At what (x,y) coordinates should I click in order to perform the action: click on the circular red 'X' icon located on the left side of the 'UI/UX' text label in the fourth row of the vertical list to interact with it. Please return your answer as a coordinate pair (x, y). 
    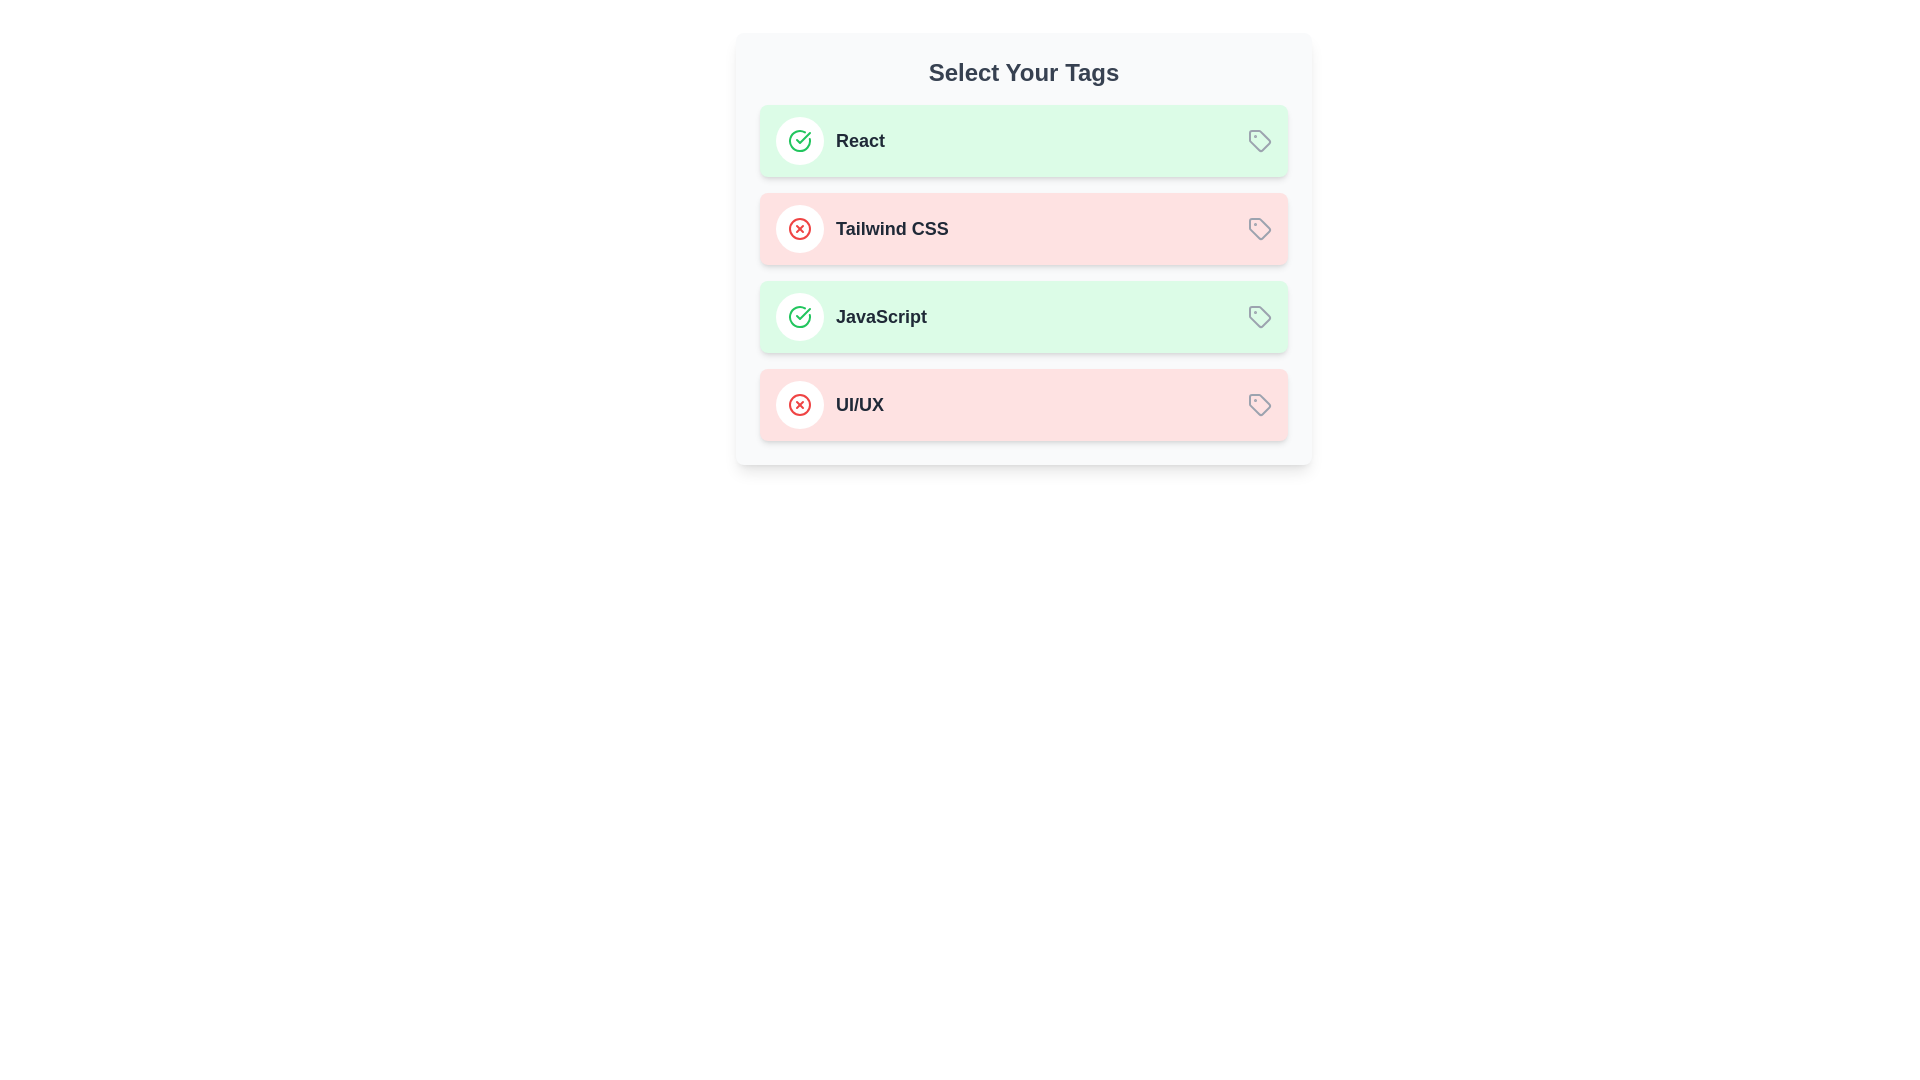
    Looking at the image, I should click on (800, 405).